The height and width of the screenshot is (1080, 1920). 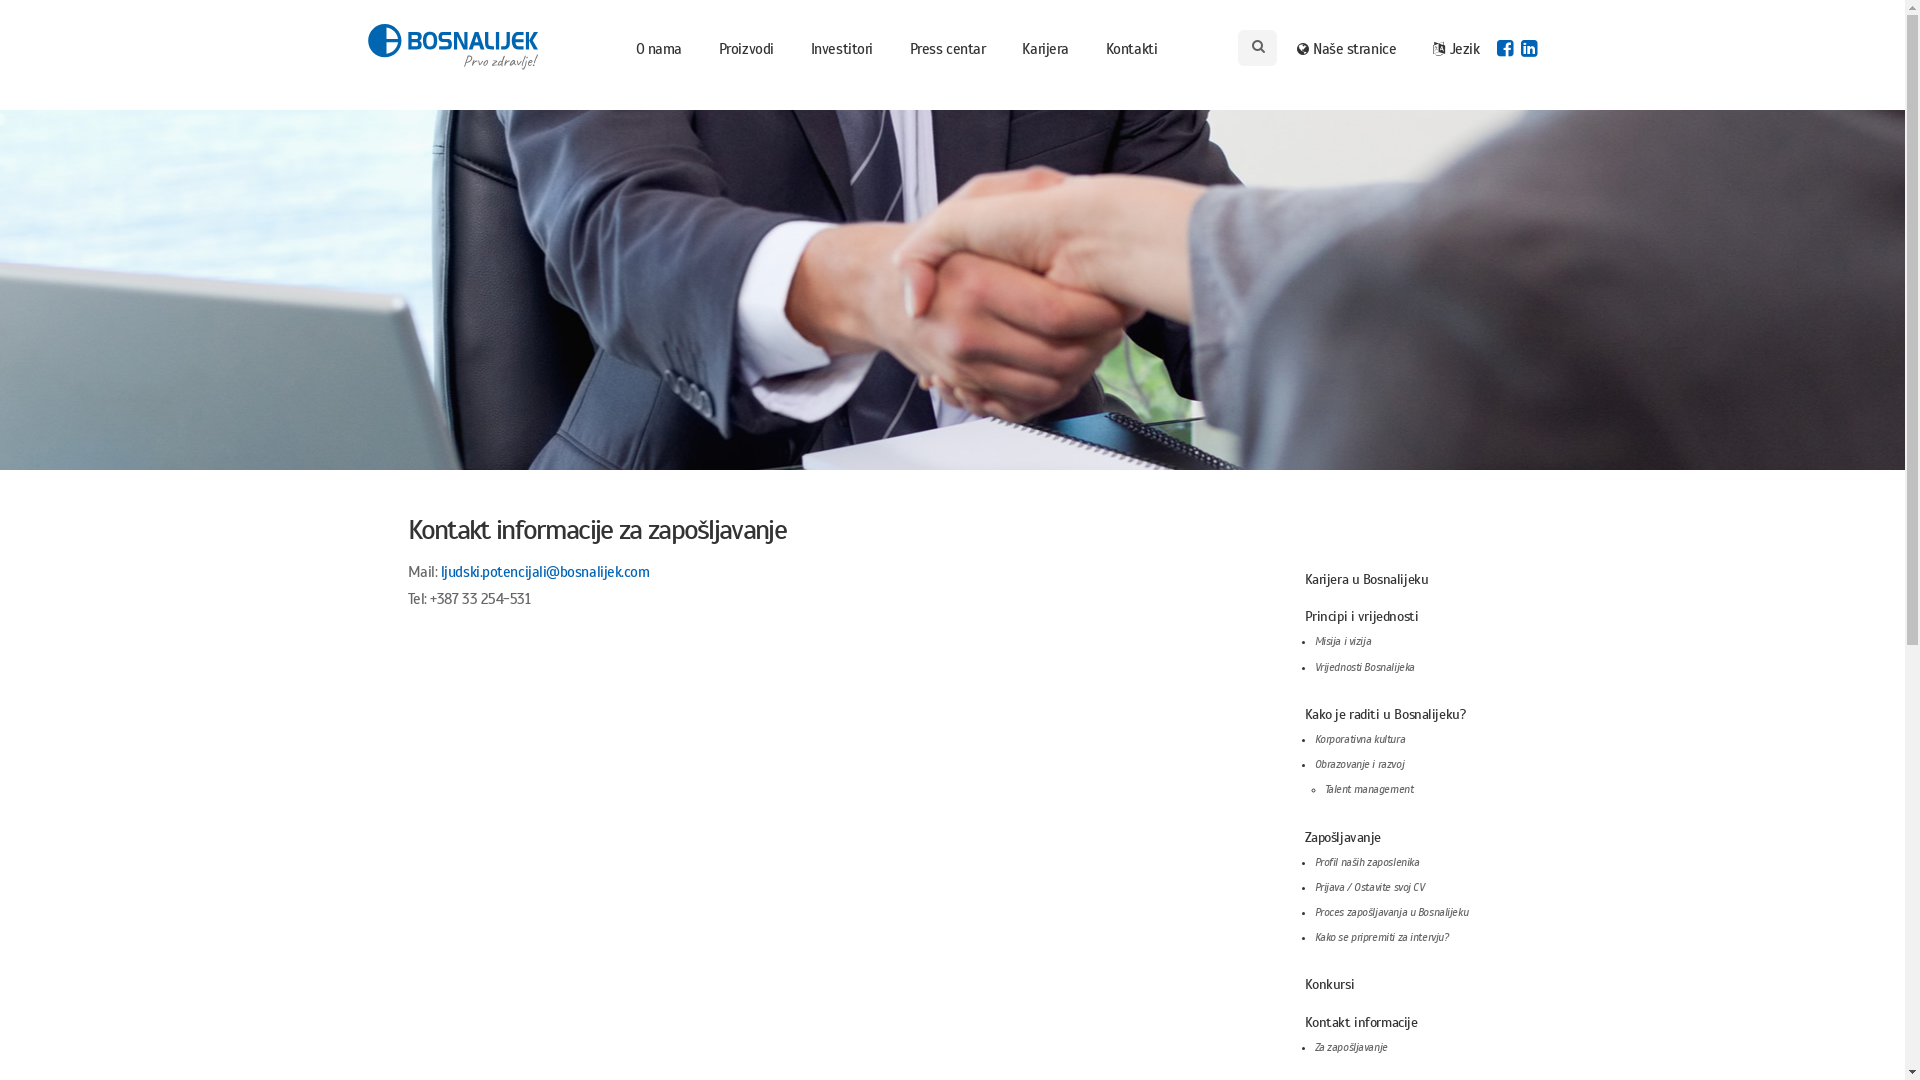 I want to click on 'Principi i vrijednosti', so click(x=1304, y=615).